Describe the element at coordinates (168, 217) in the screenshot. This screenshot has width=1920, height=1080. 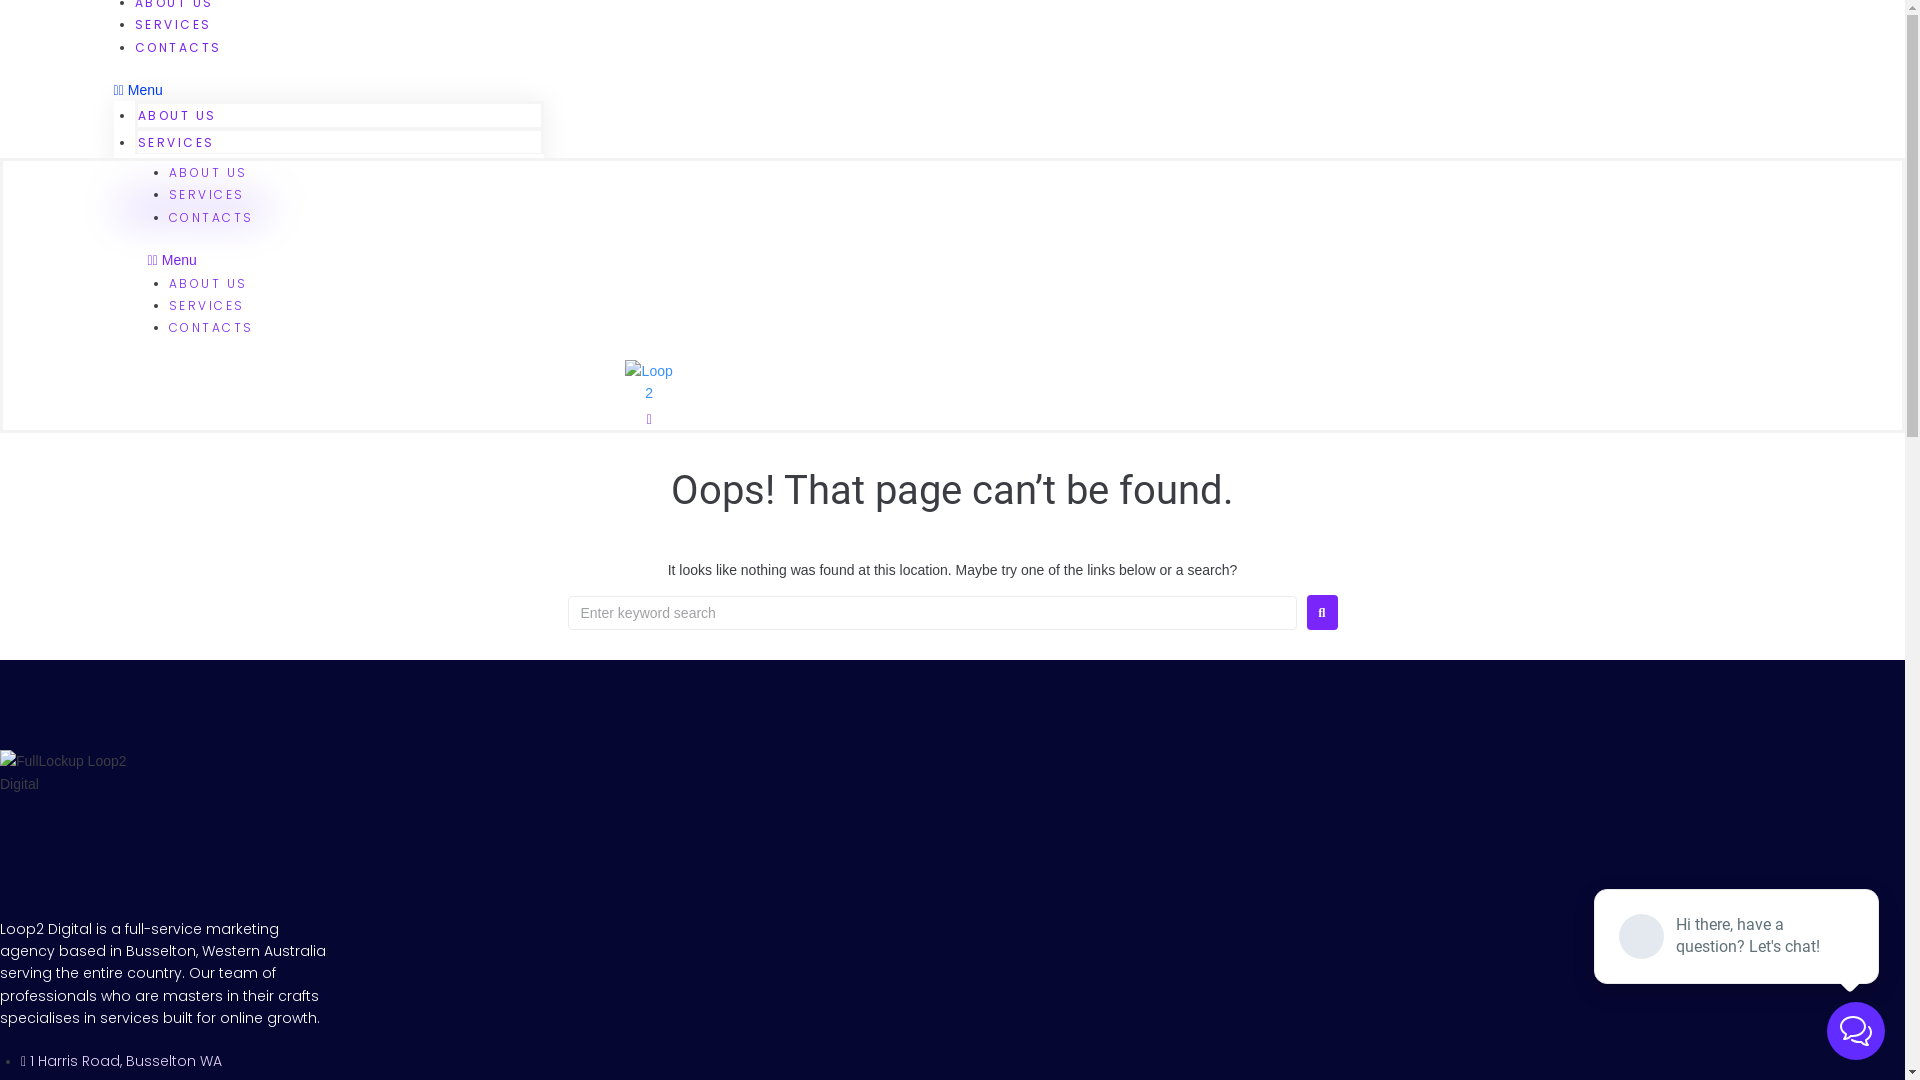
I see `'CONTACTS'` at that location.